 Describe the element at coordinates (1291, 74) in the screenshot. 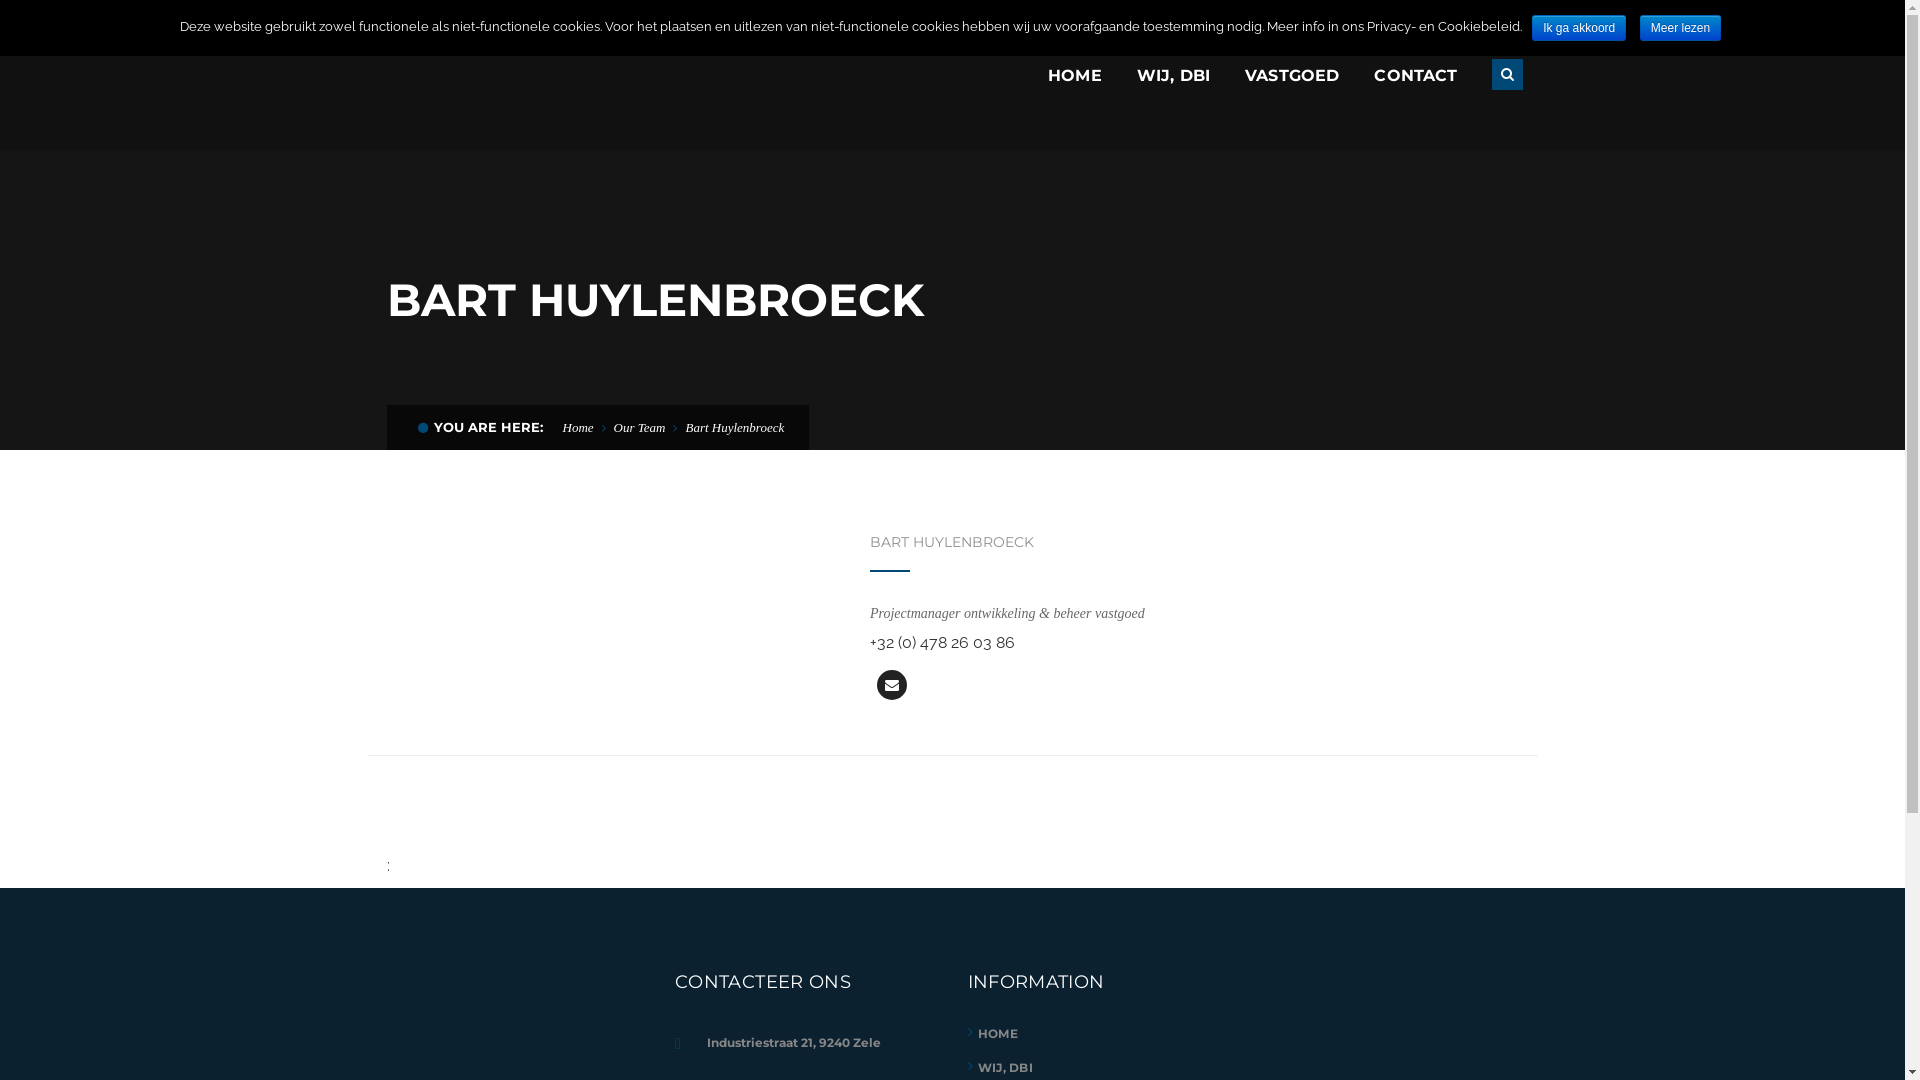

I see `'VASTGOED'` at that location.